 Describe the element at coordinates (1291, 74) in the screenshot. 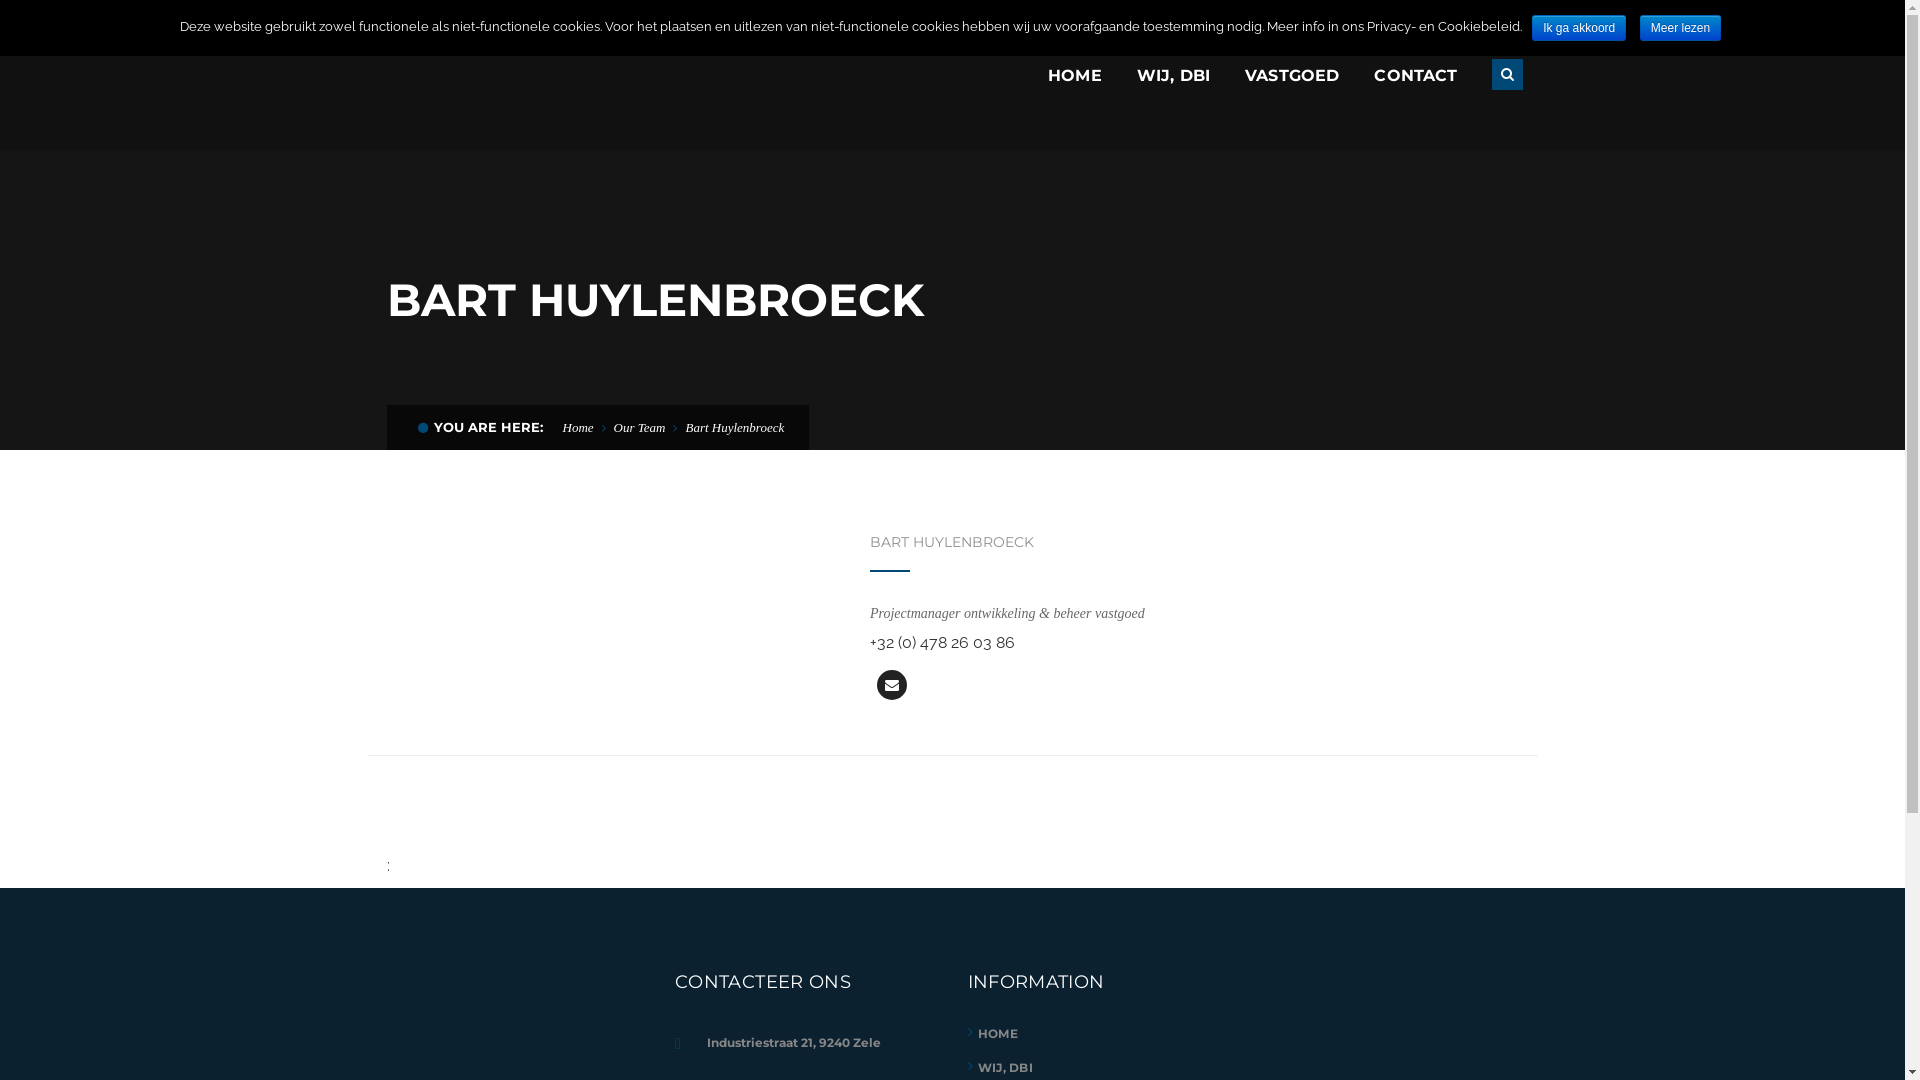

I see `'VASTGOED'` at that location.